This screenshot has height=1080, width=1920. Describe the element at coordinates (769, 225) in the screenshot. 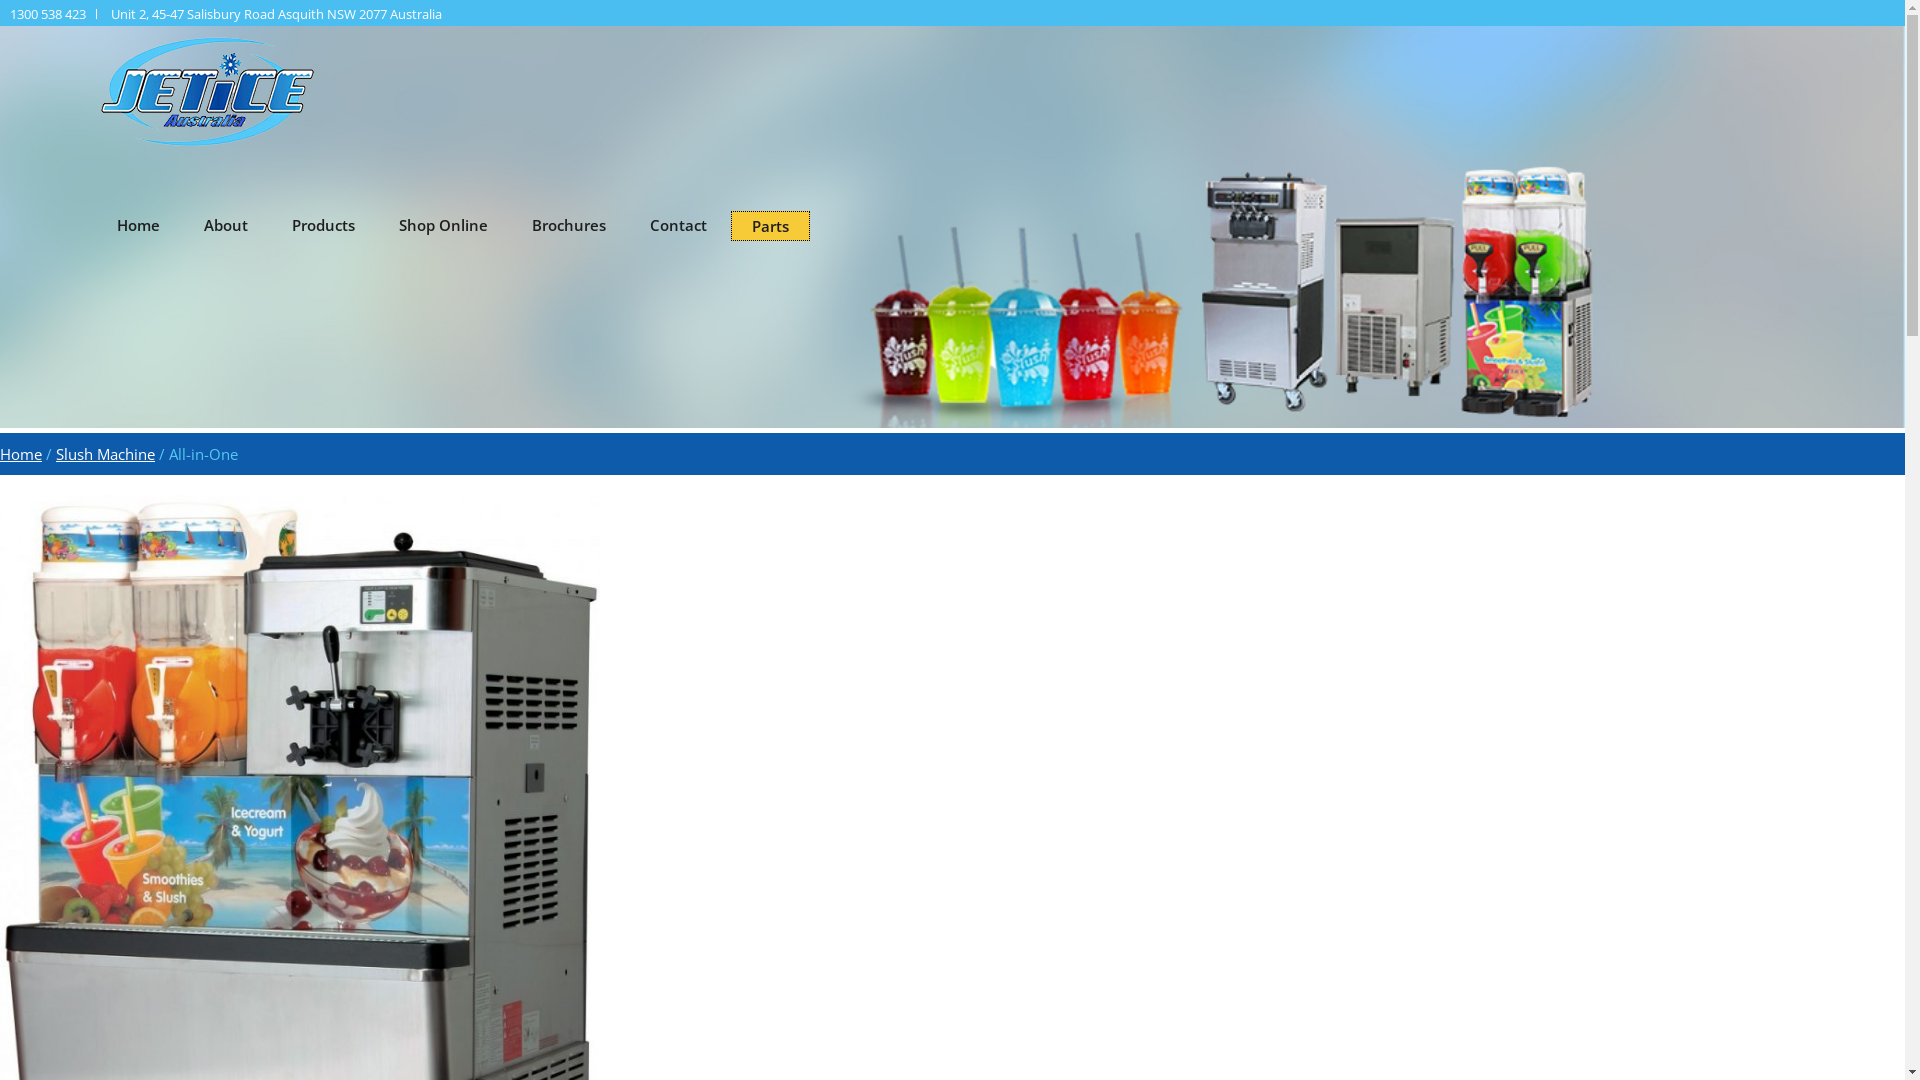

I see `'Parts'` at that location.